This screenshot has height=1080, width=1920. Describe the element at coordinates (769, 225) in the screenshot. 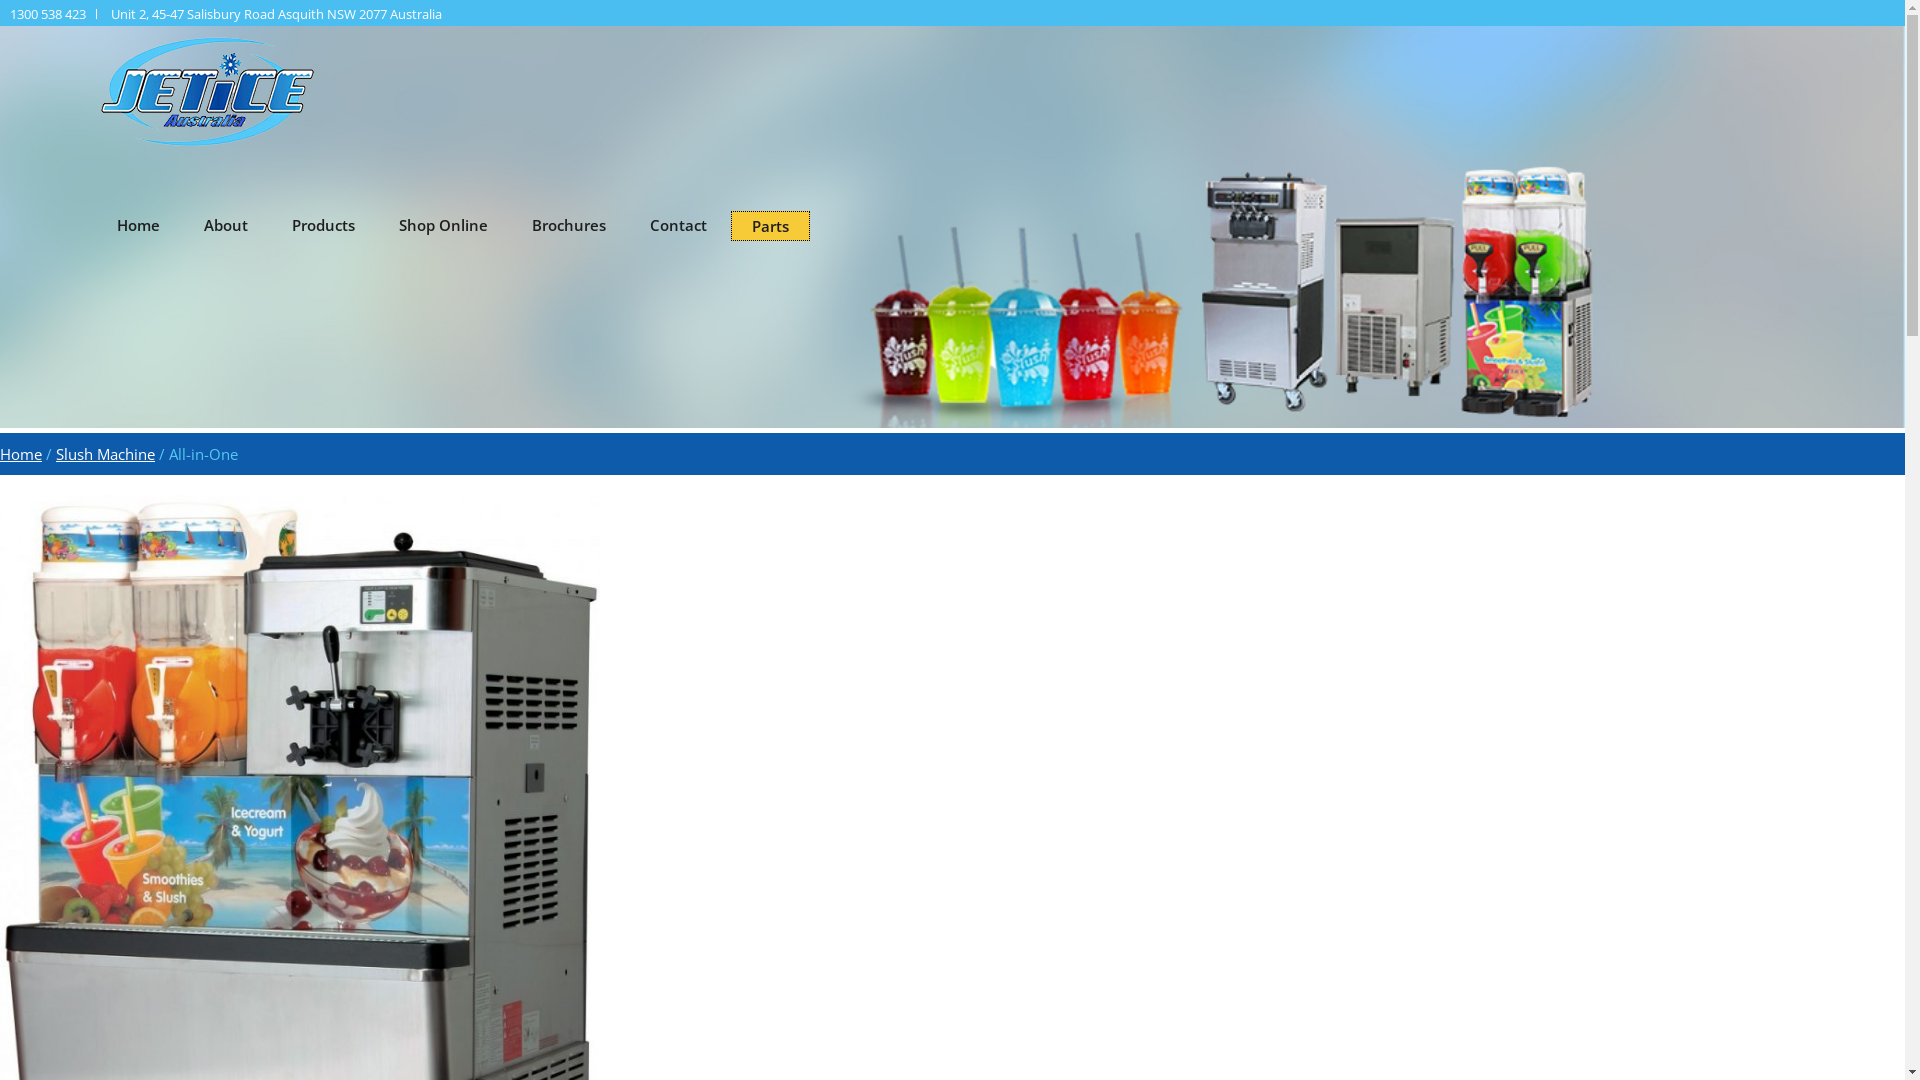

I see `'Parts'` at that location.